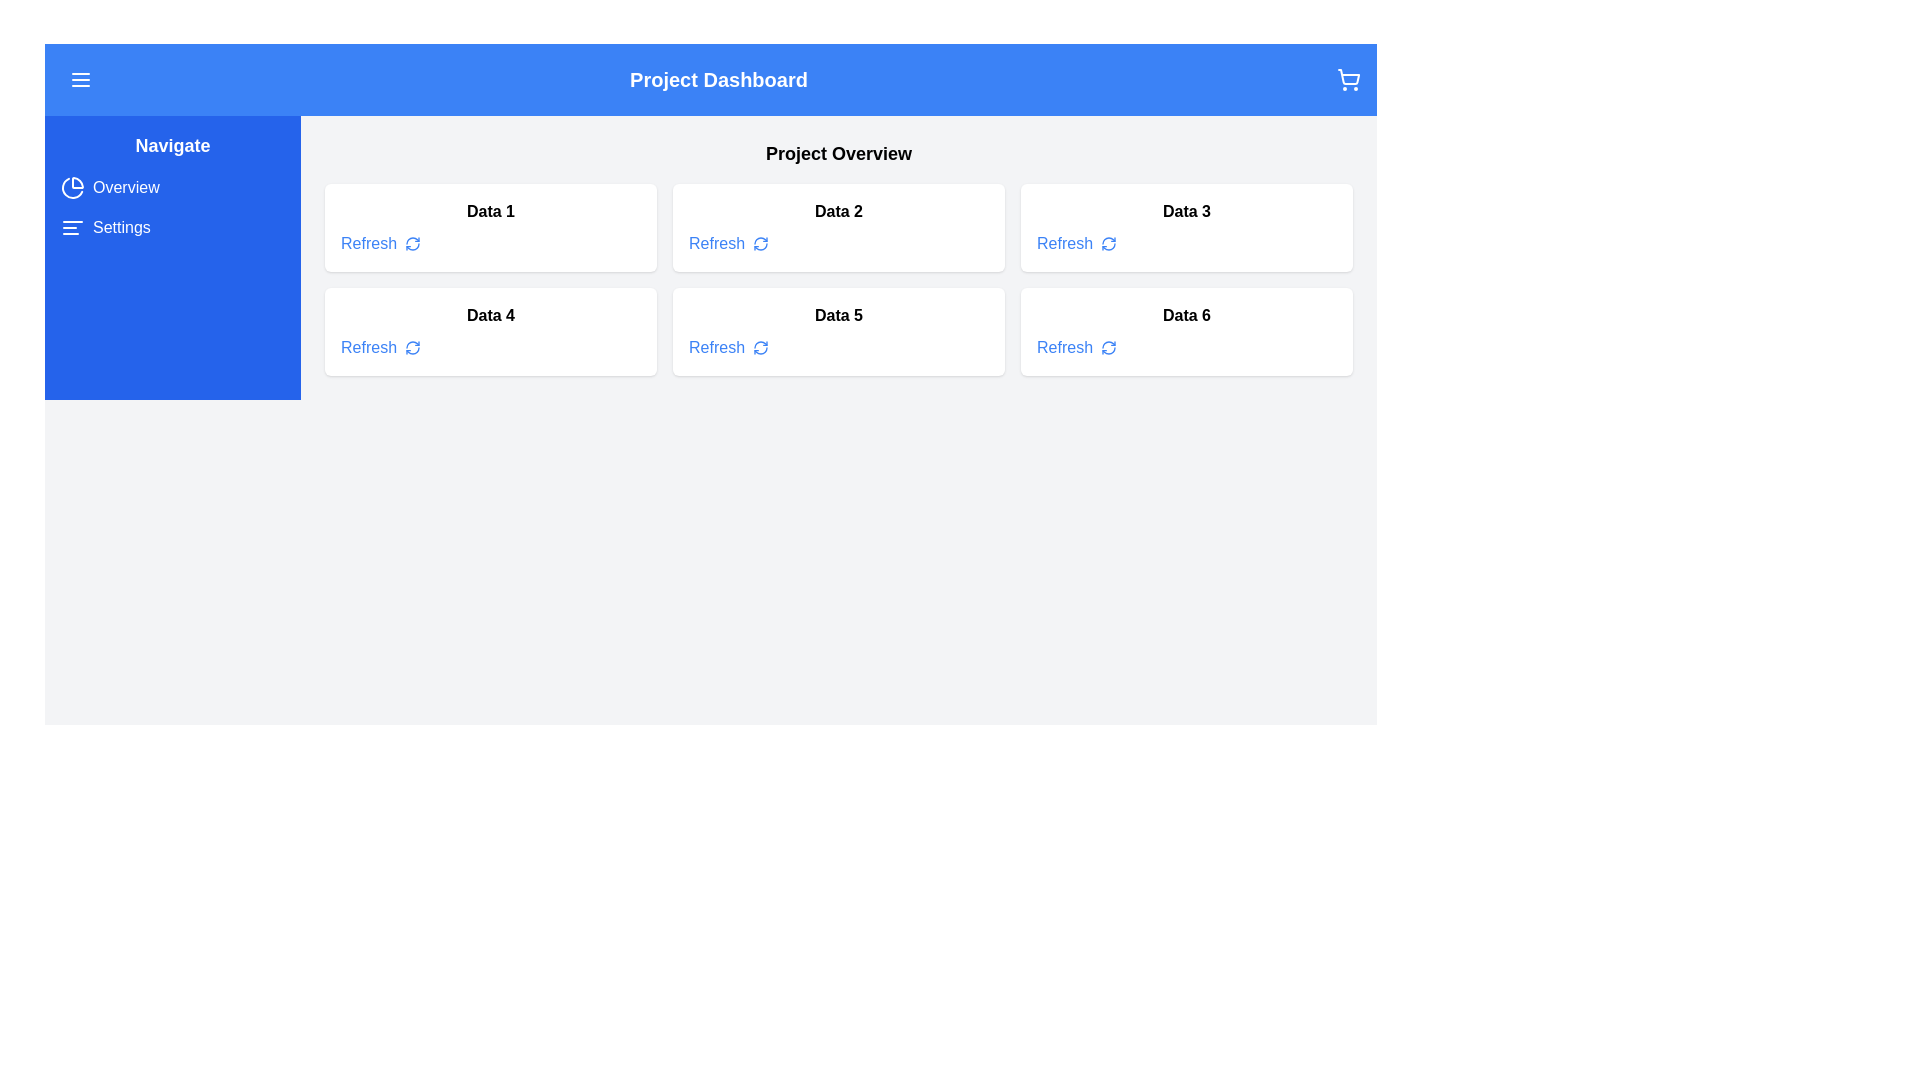 The image size is (1920, 1080). I want to click on the header titled 'What this Text (Header) does', which provides an overview of the 'Project Overview', so click(839, 153).